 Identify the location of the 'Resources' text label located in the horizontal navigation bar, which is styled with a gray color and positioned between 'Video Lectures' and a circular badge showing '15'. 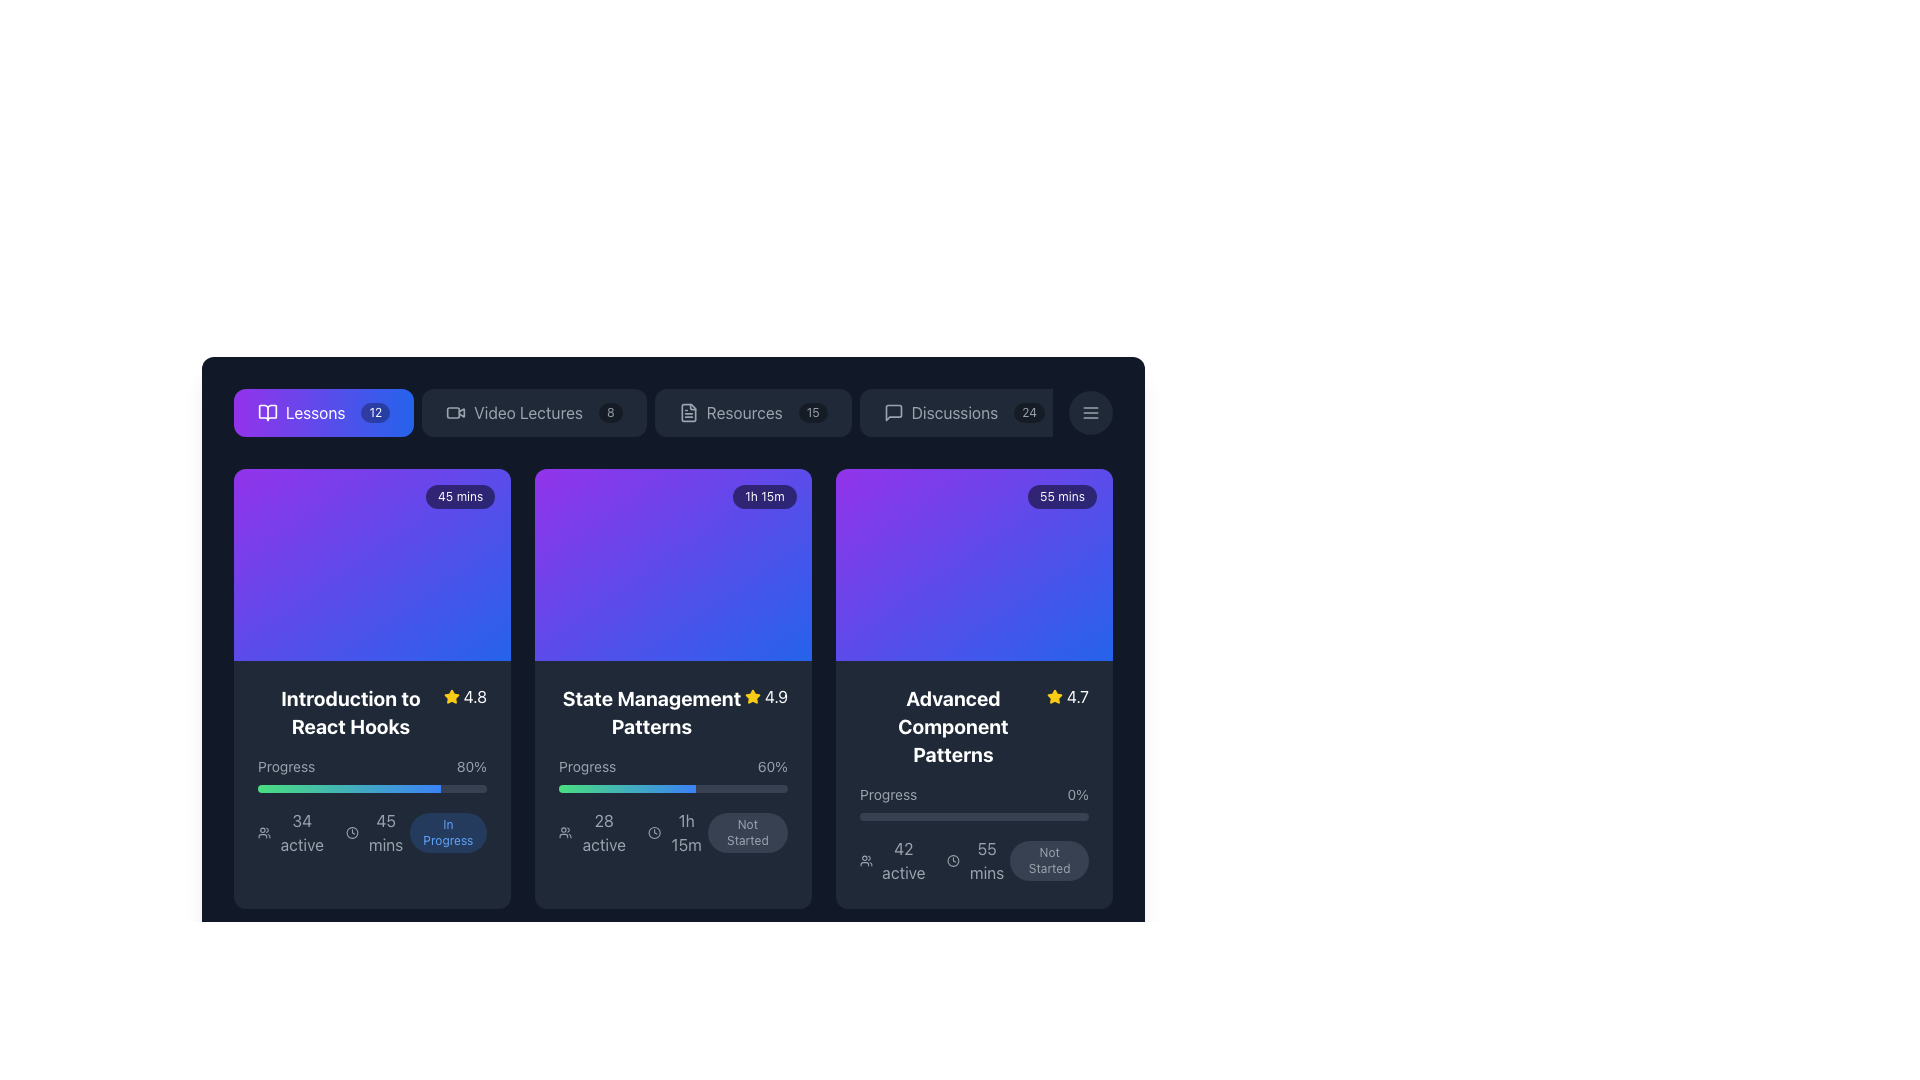
(743, 411).